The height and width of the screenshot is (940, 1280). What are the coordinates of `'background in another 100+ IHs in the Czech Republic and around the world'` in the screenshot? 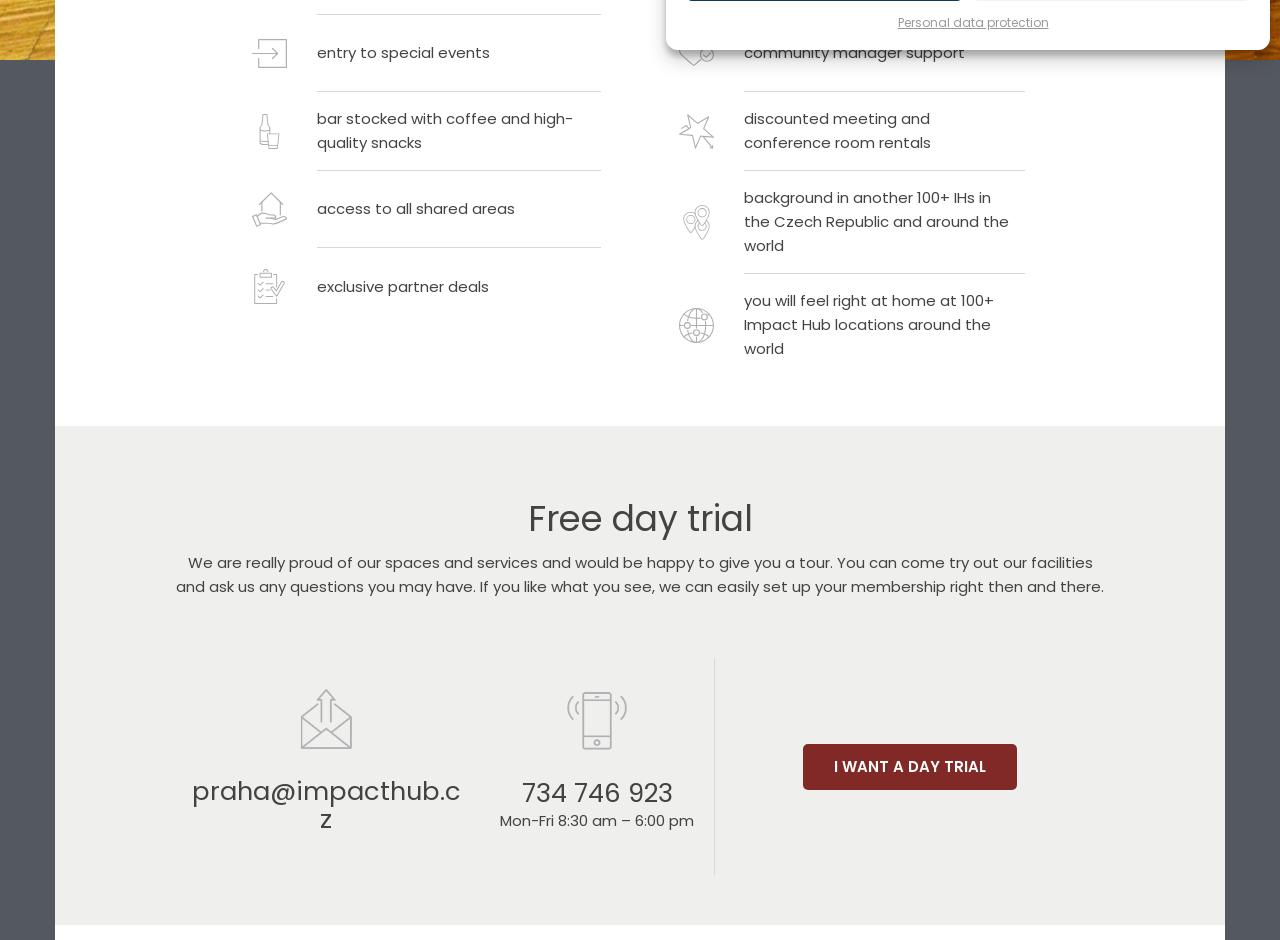 It's located at (875, 220).